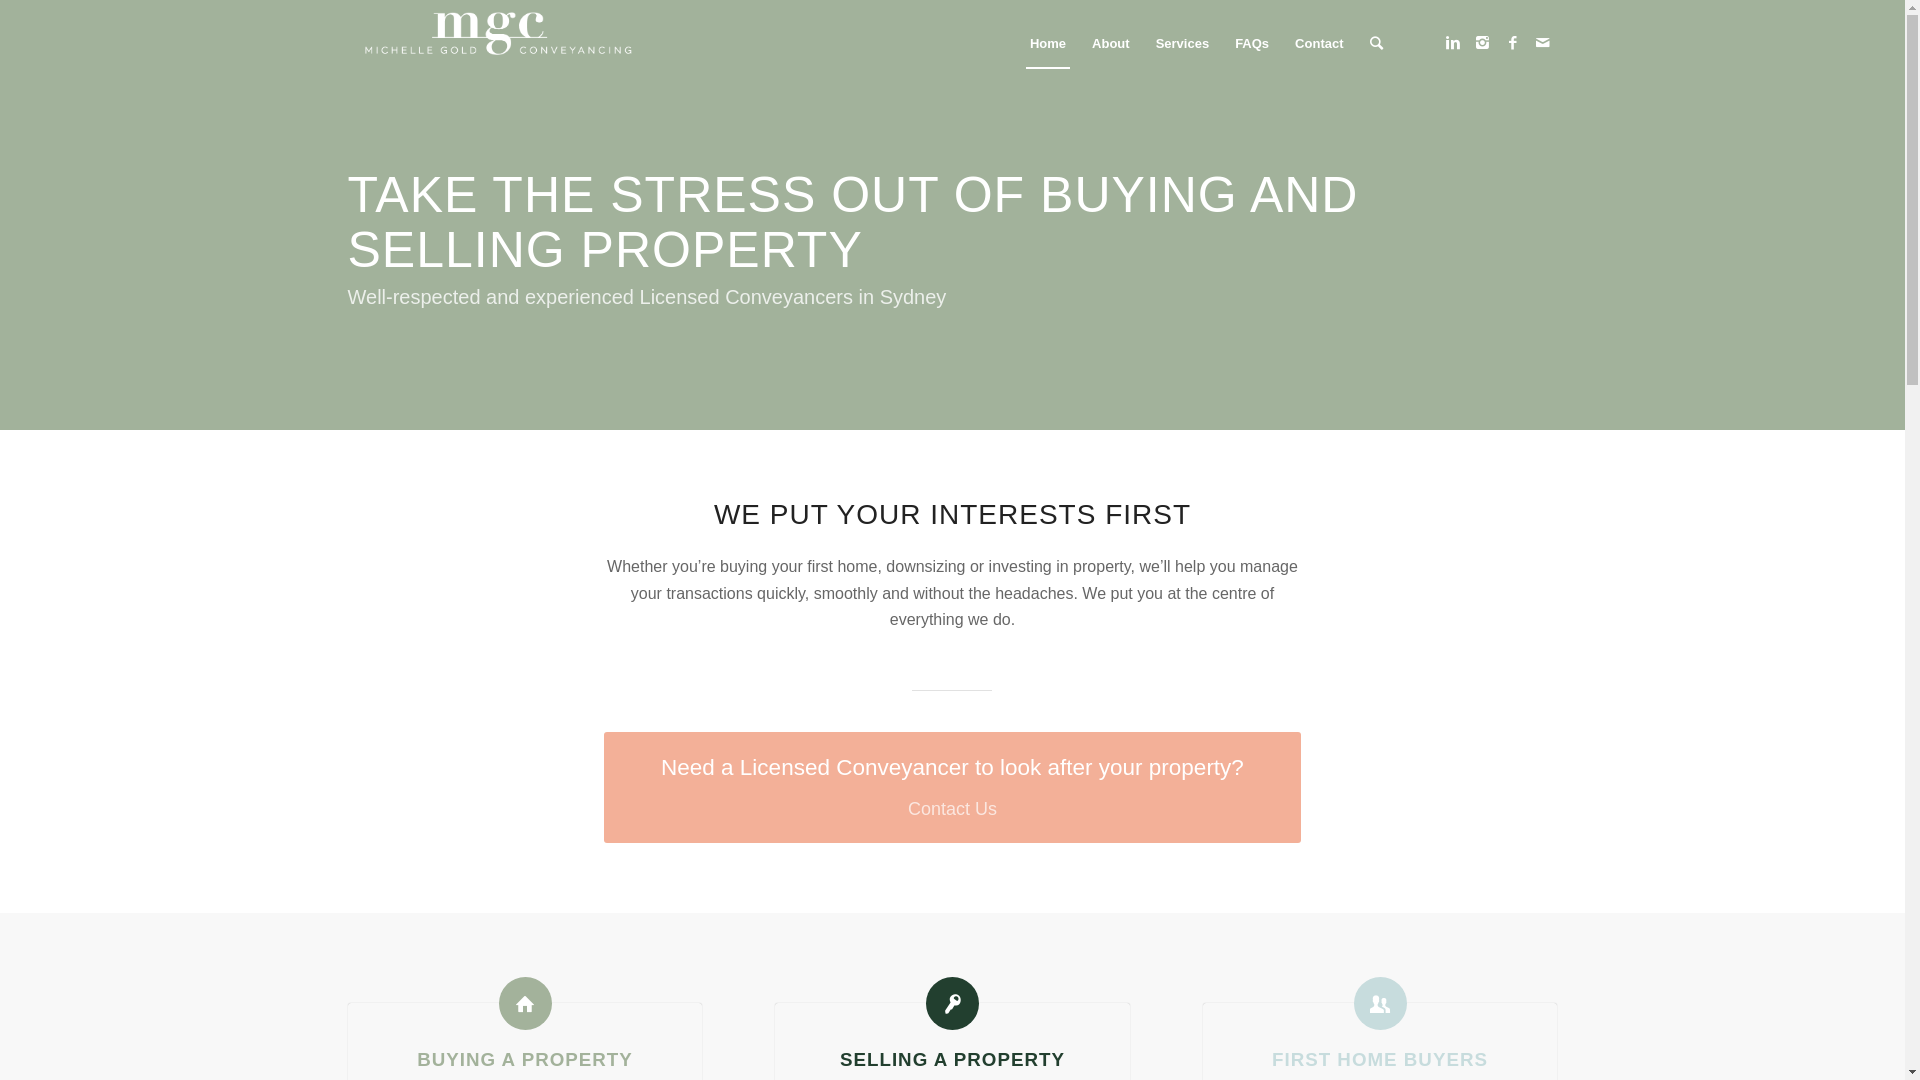 This screenshot has height=1080, width=1920. Describe the element at coordinates (1046, 43) in the screenshot. I see `'Home'` at that location.